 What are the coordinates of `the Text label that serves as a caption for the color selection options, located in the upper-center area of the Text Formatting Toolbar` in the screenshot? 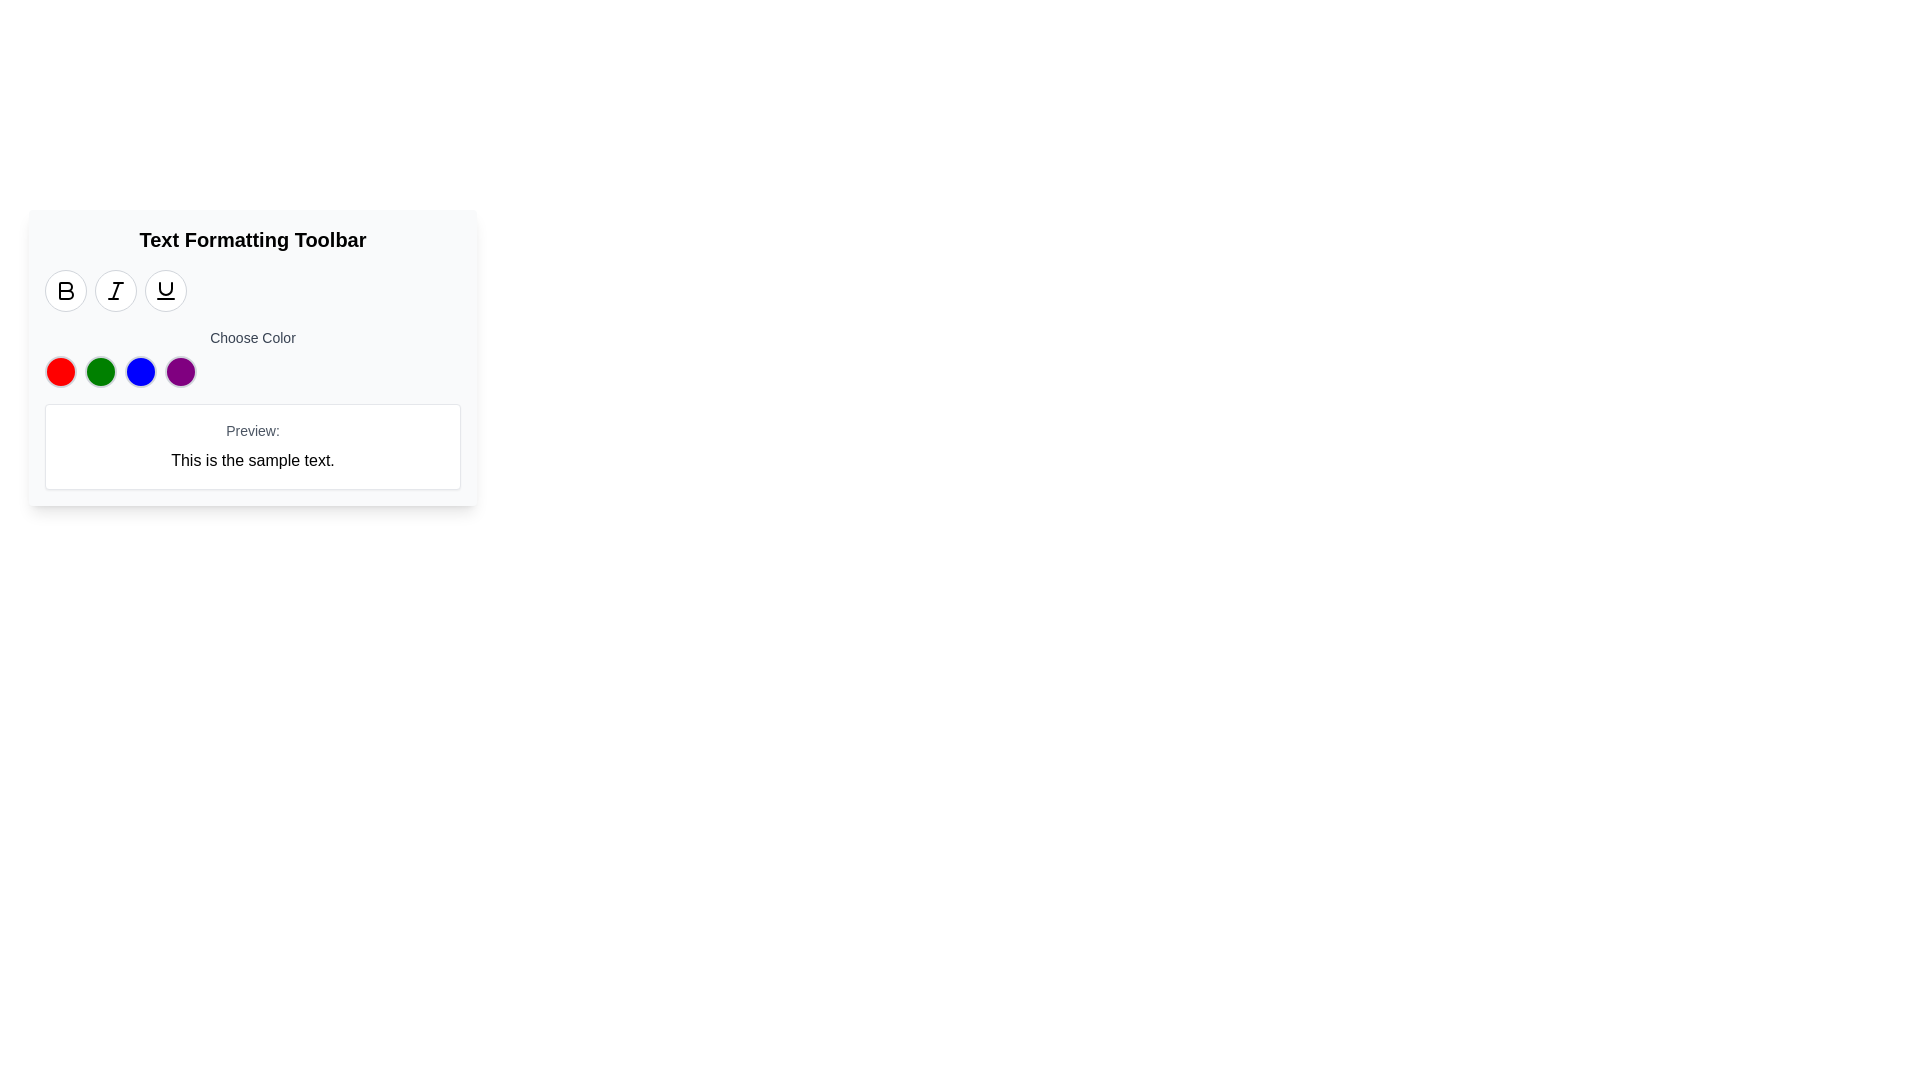 It's located at (252, 337).